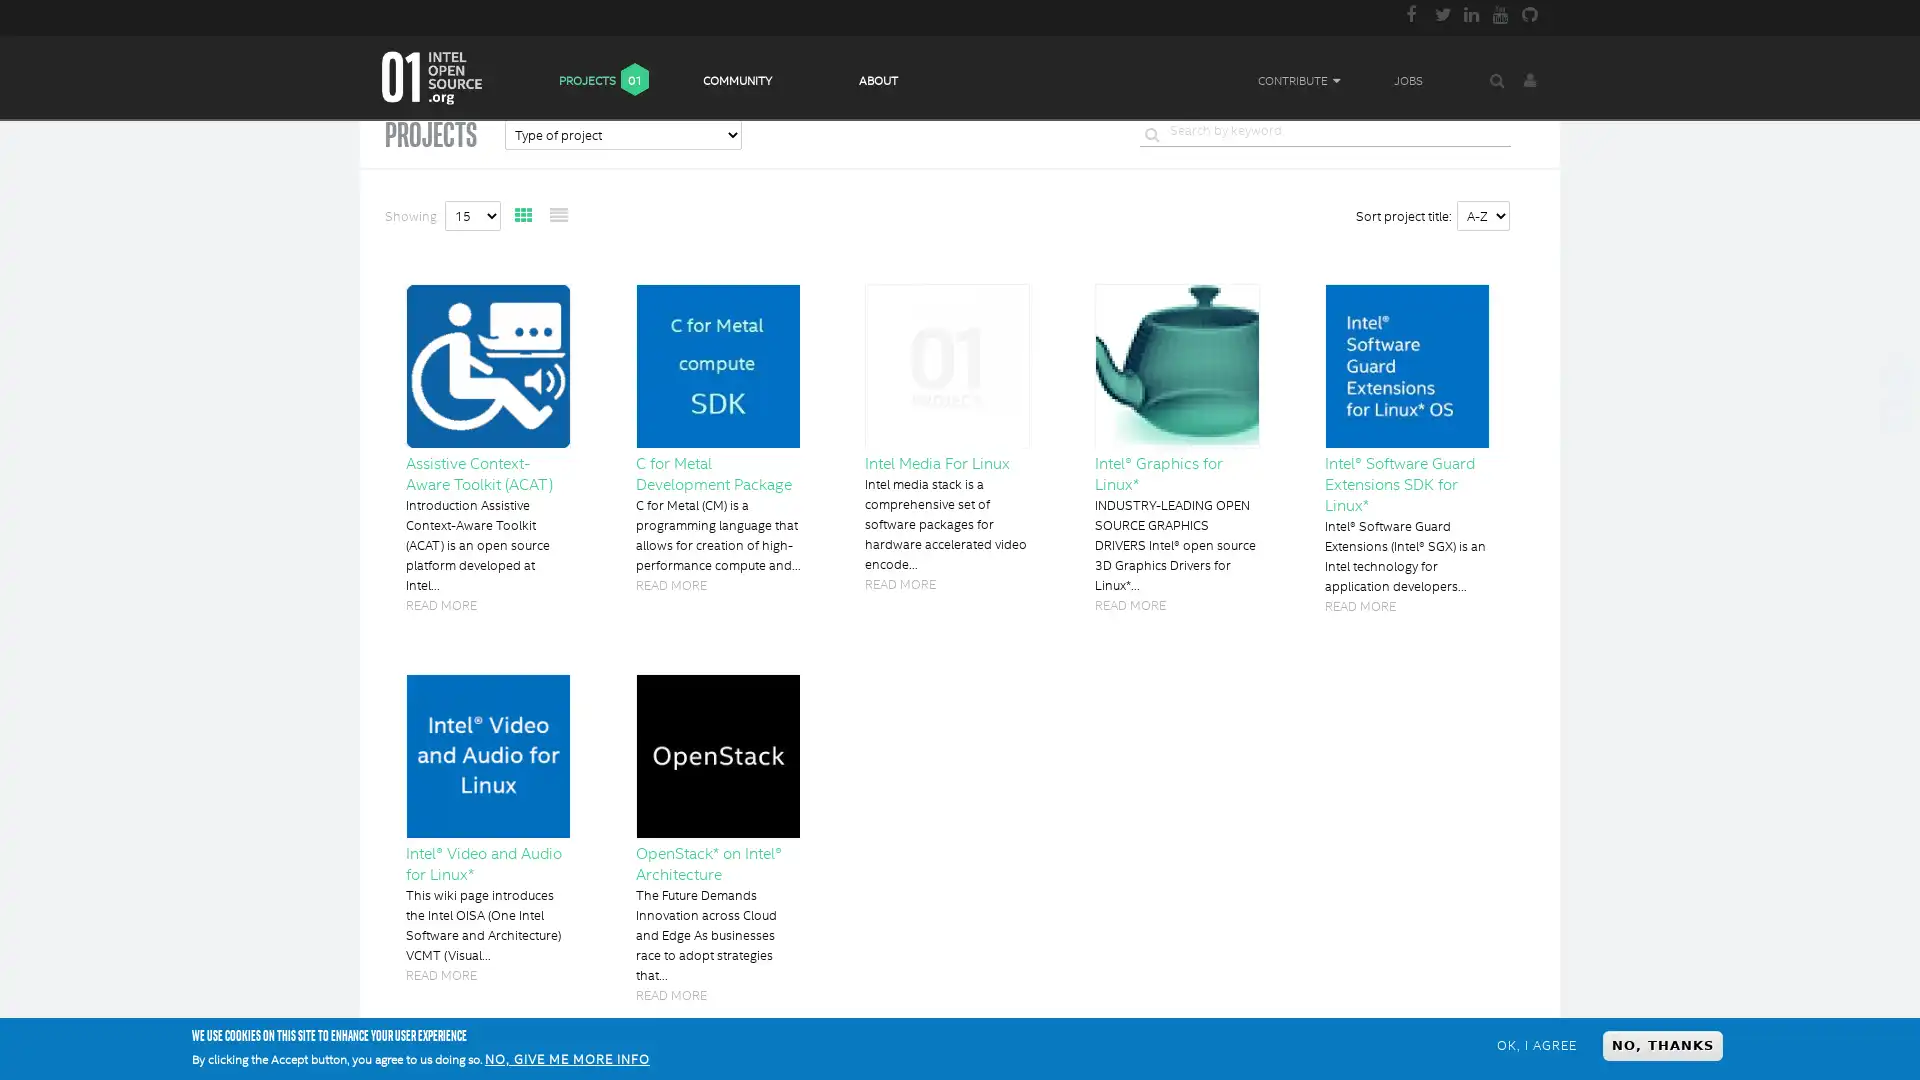  Describe the element at coordinates (1662, 1044) in the screenshot. I see `NO, THANKS` at that location.